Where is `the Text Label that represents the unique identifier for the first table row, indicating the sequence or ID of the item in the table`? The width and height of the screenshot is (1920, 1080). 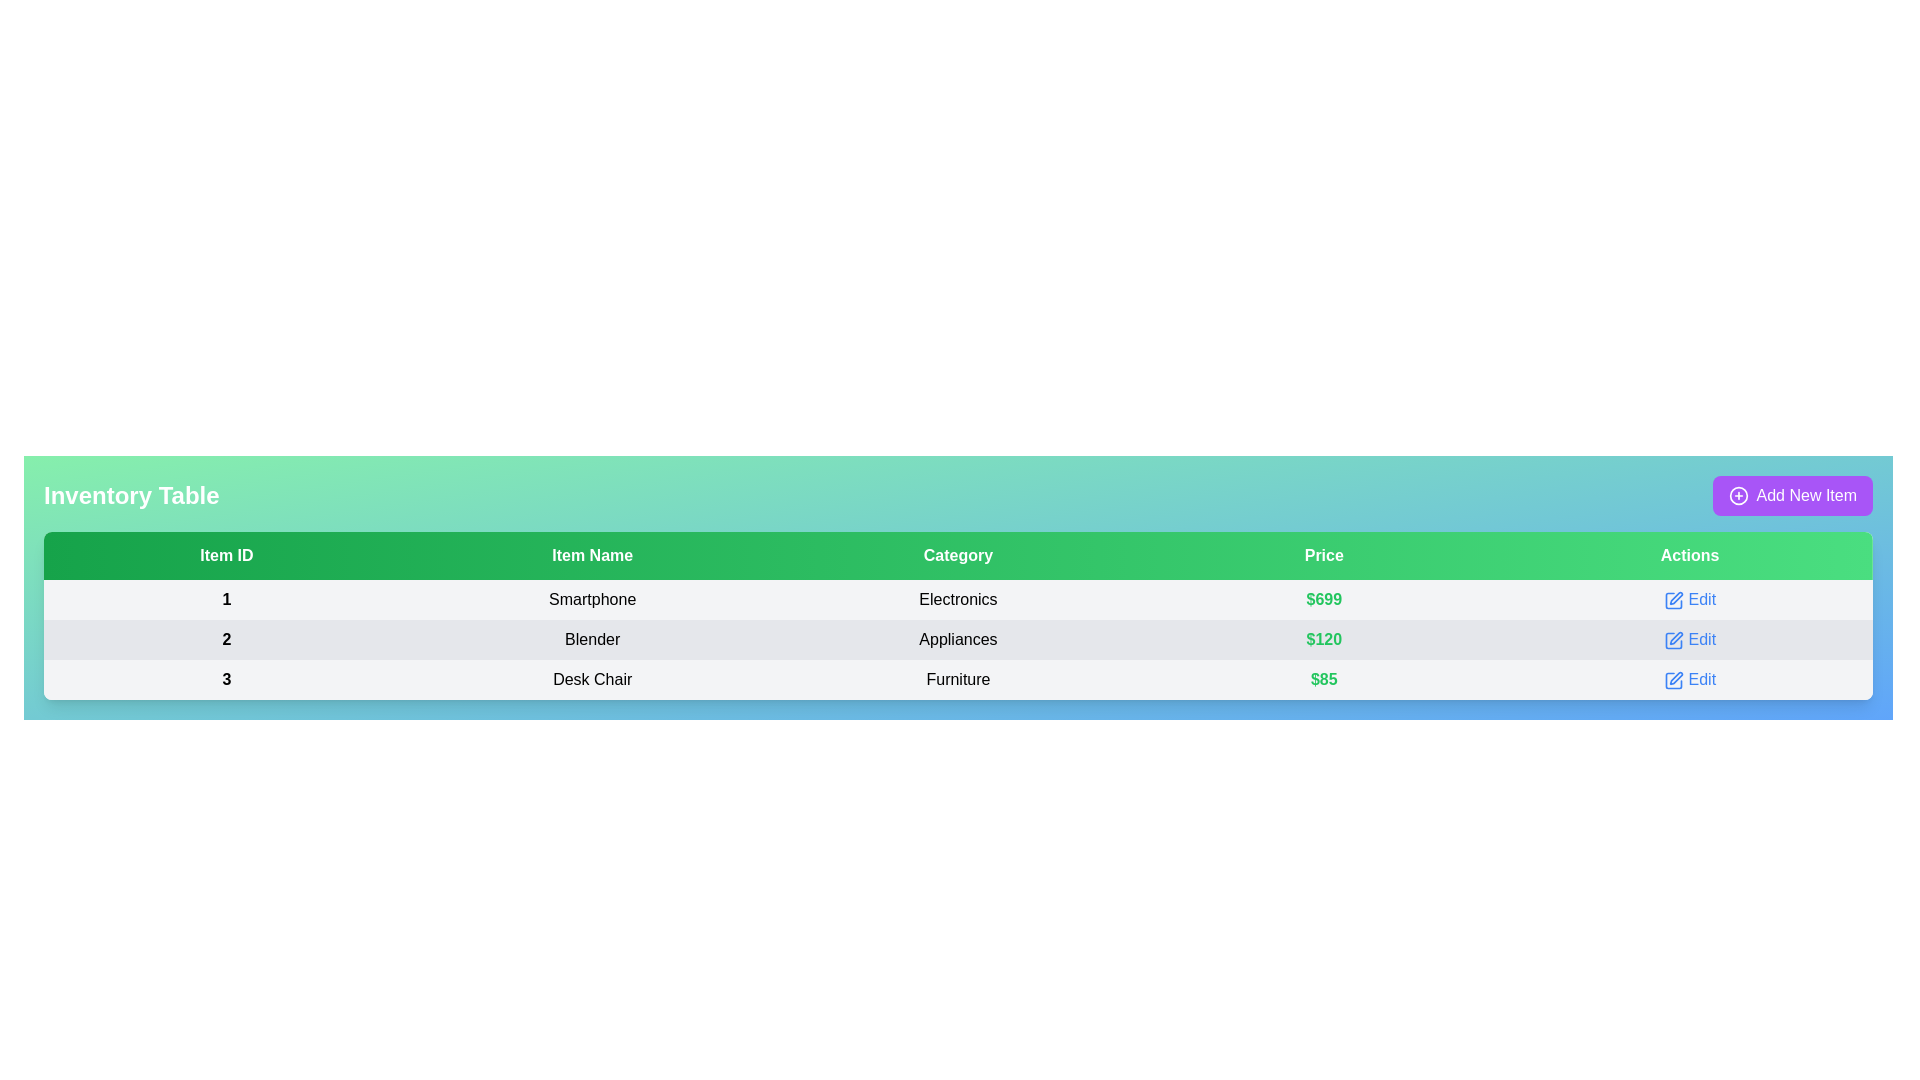
the Text Label that represents the unique identifier for the first table row, indicating the sequence or ID of the item in the table is located at coordinates (226, 599).